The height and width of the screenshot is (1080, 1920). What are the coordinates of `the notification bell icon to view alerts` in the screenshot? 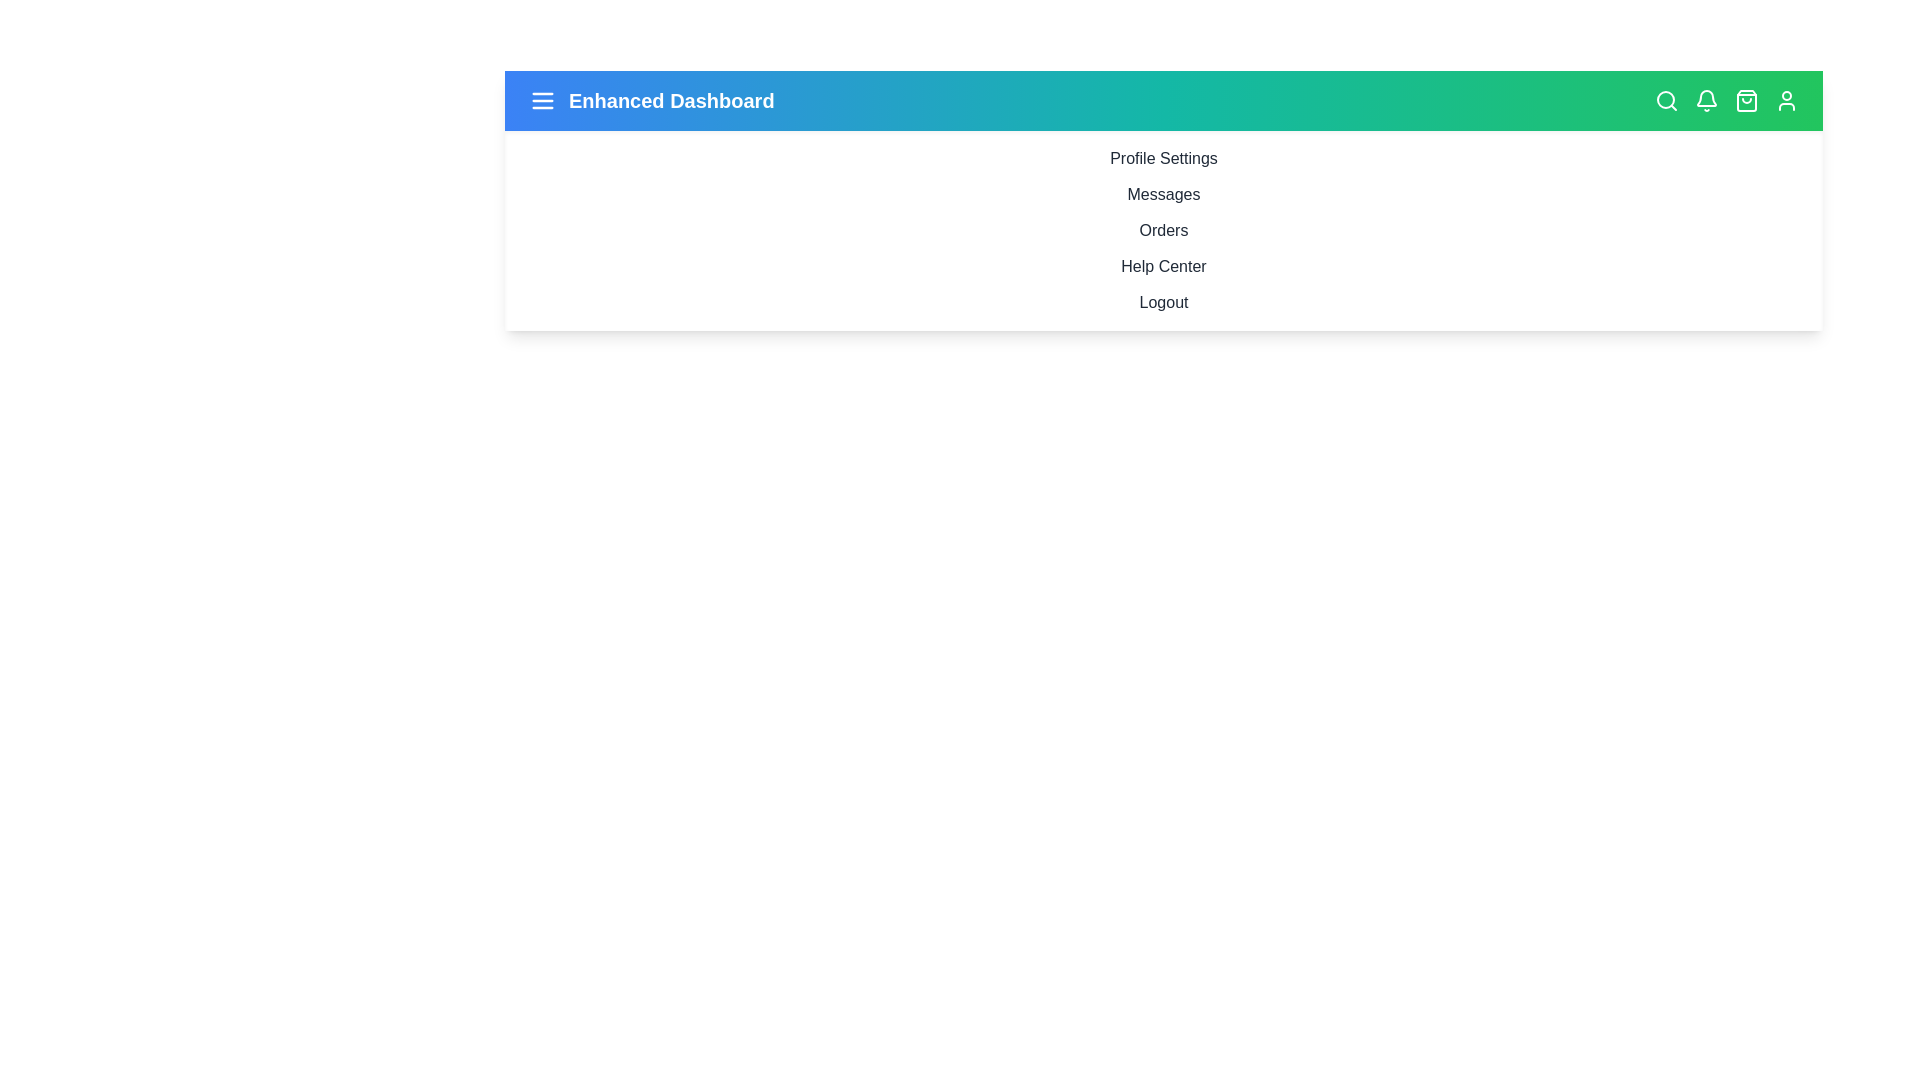 It's located at (1706, 100).